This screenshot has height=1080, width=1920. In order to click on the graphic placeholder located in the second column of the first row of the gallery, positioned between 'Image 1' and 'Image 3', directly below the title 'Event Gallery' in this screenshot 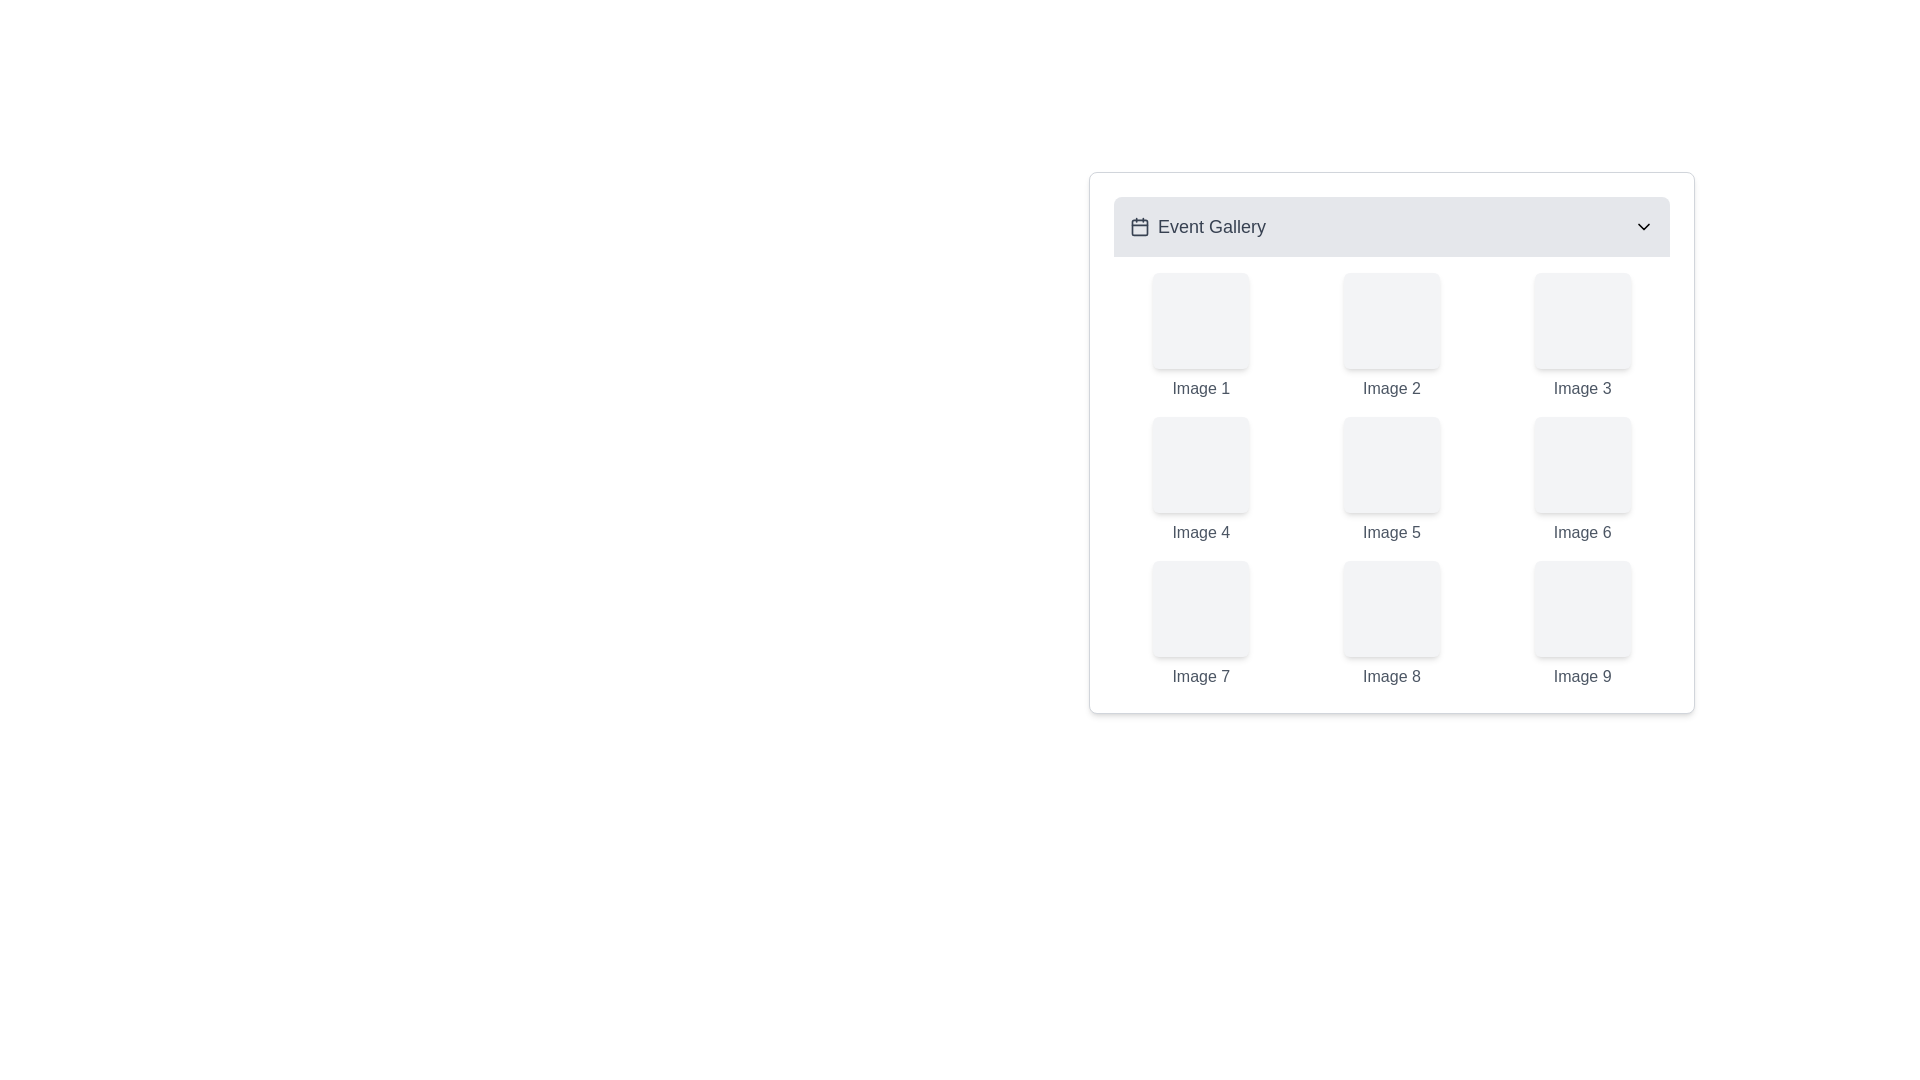, I will do `click(1391, 319)`.